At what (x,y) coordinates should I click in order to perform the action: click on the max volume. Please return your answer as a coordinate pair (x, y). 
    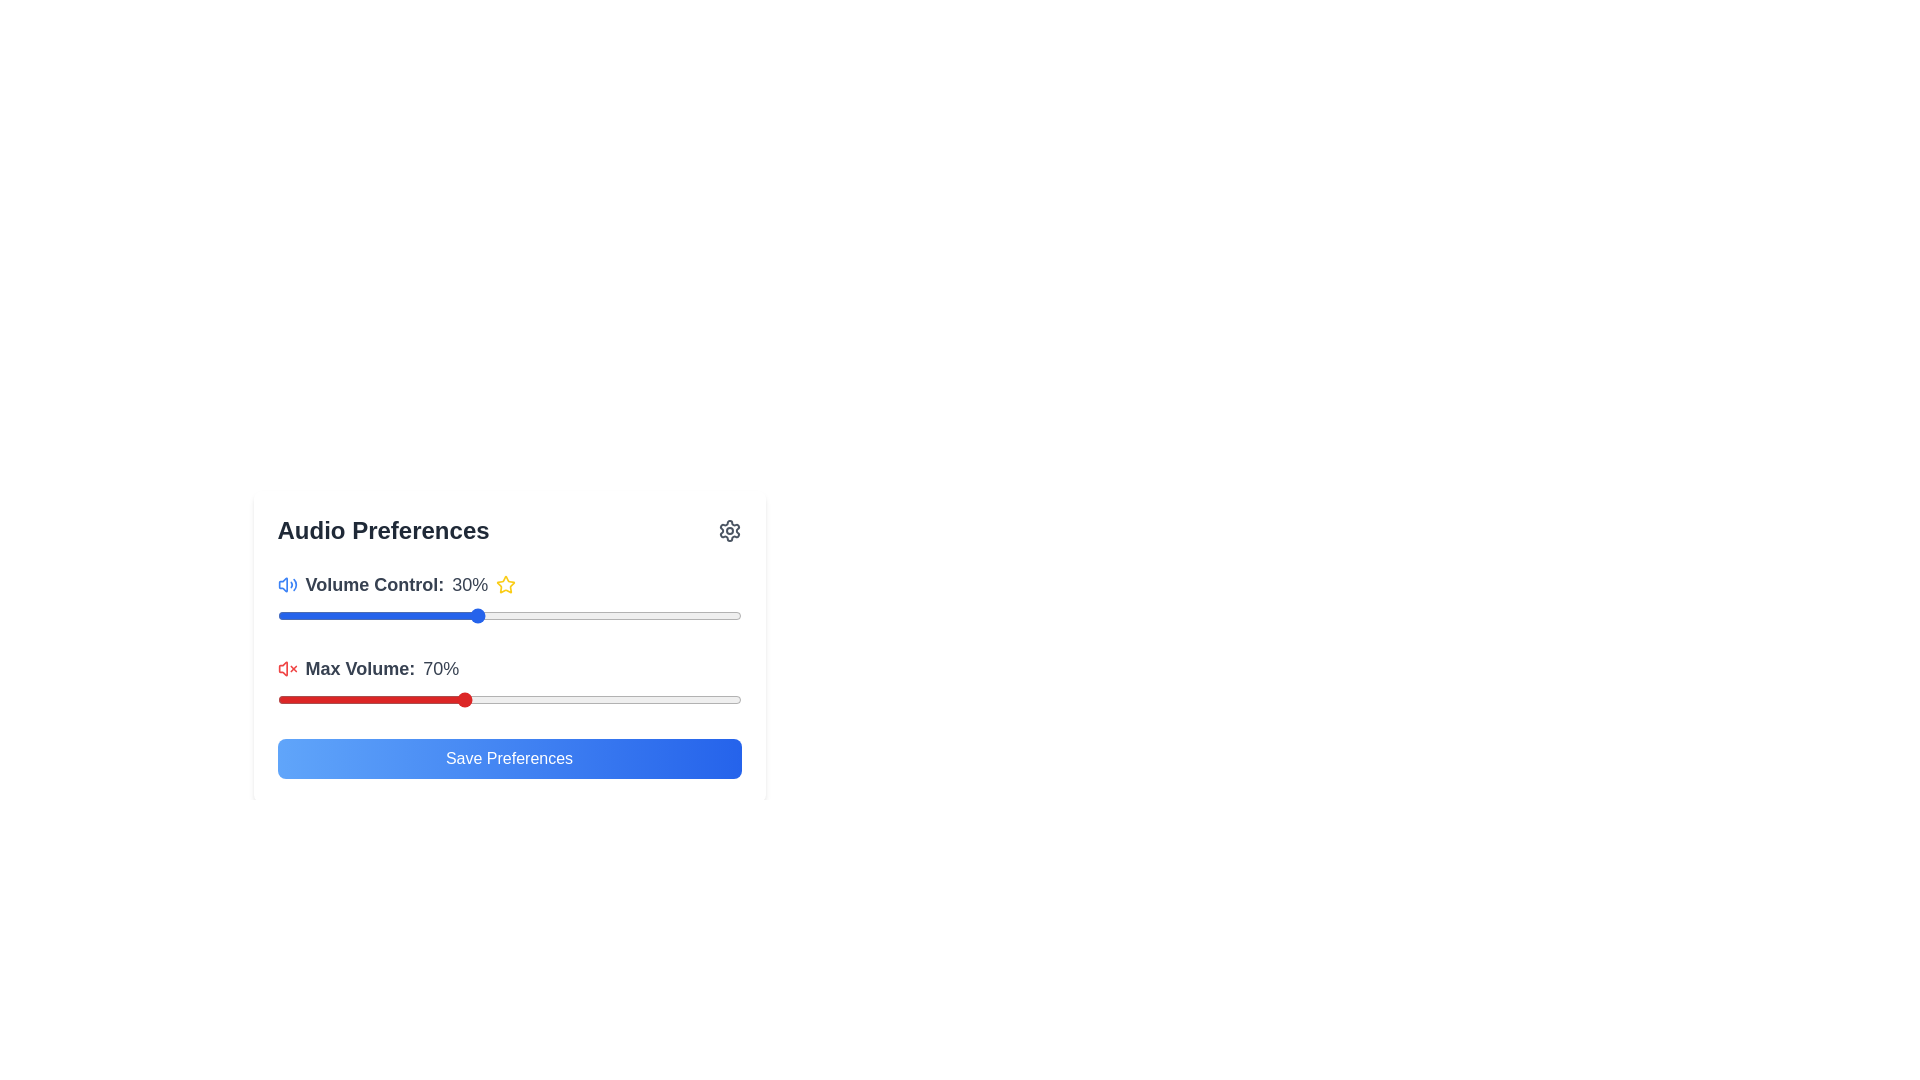
    Looking at the image, I should click on (721, 698).